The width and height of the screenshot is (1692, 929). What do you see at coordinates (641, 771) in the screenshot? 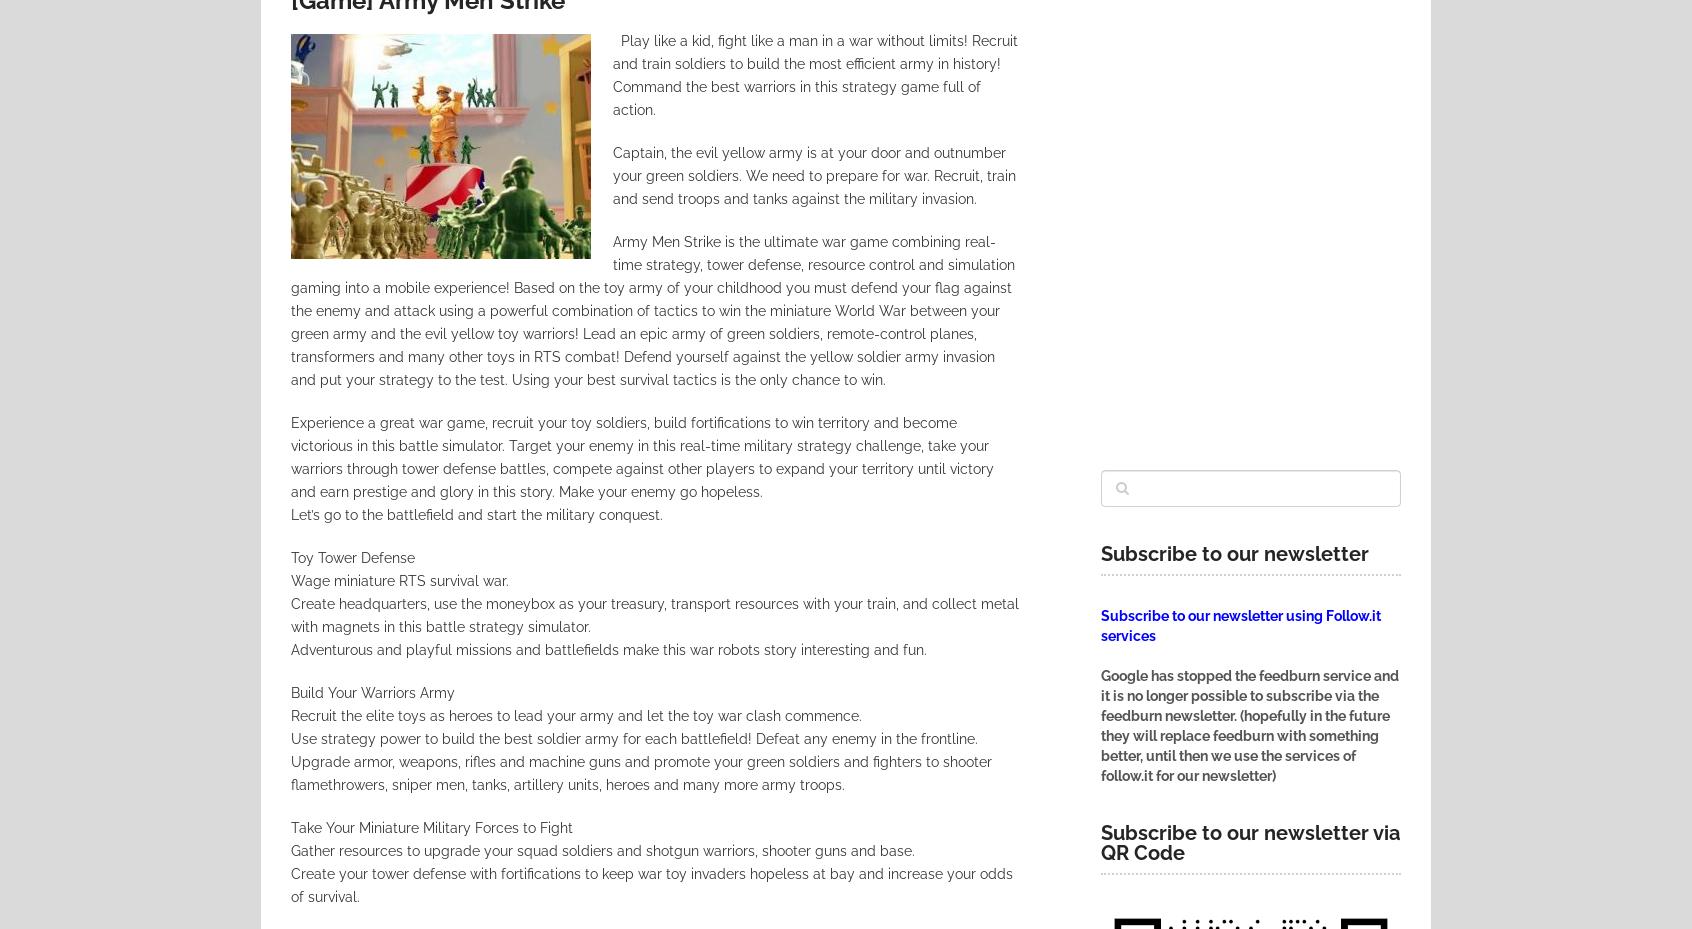
I see `'Upgrade armor, weapons, rifles and machine guns and promote your green soldiers and fighters to shooter flamethrowers, sniper men, tanks, artillery units, heroes and many more army troops.'` at bounding box center [641, 771].